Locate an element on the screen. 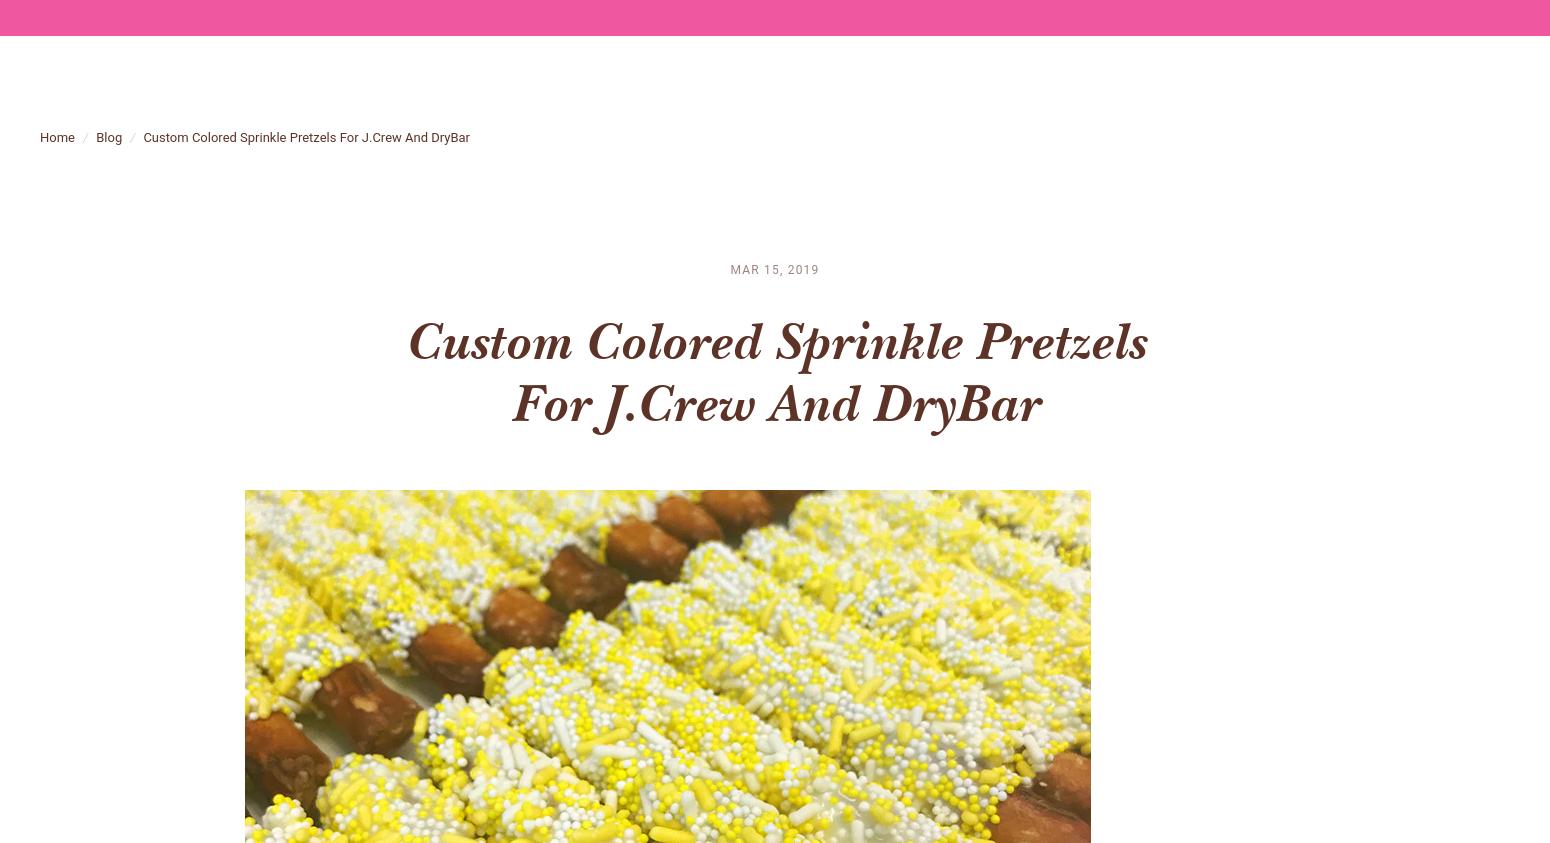 The image size is (1550, 843). 'celebrations + special occasions' is located at coordinates (1164, 95).